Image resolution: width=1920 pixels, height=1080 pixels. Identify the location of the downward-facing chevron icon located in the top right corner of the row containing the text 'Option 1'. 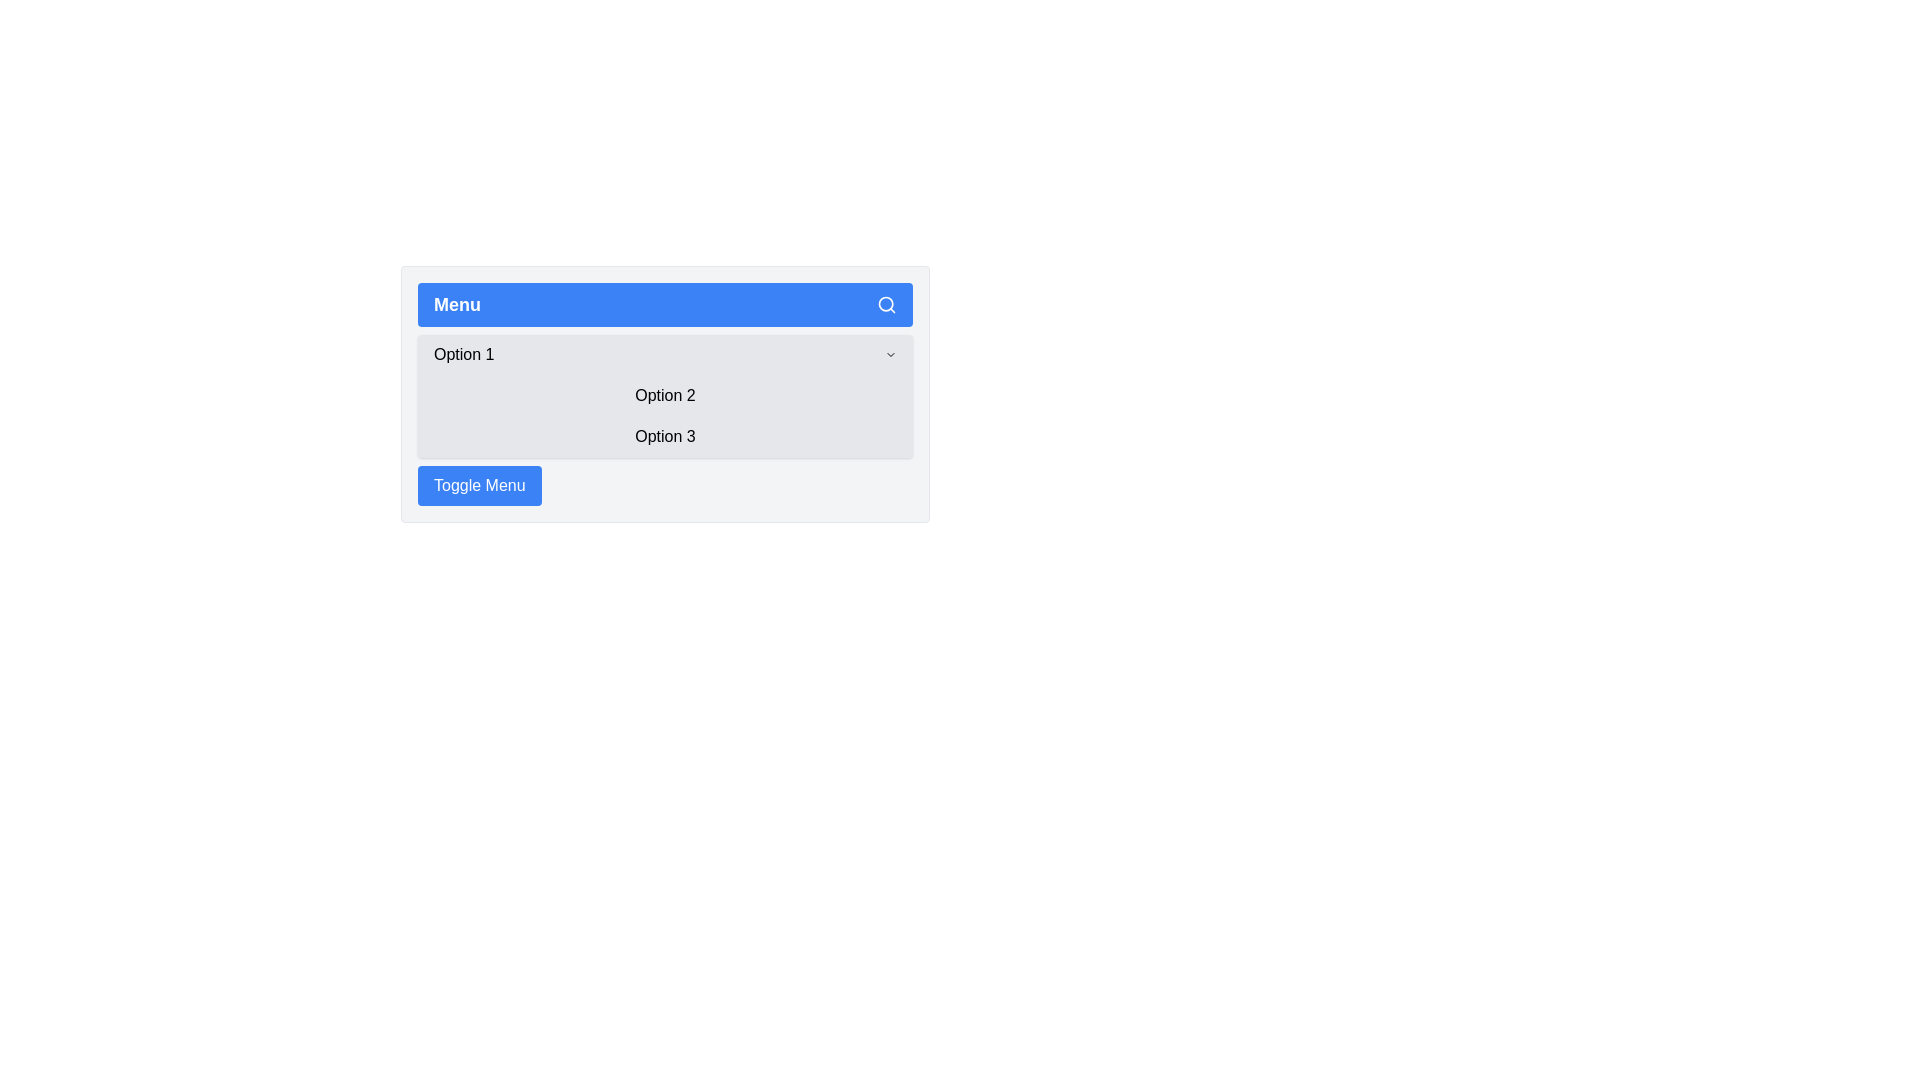
(890, 353).